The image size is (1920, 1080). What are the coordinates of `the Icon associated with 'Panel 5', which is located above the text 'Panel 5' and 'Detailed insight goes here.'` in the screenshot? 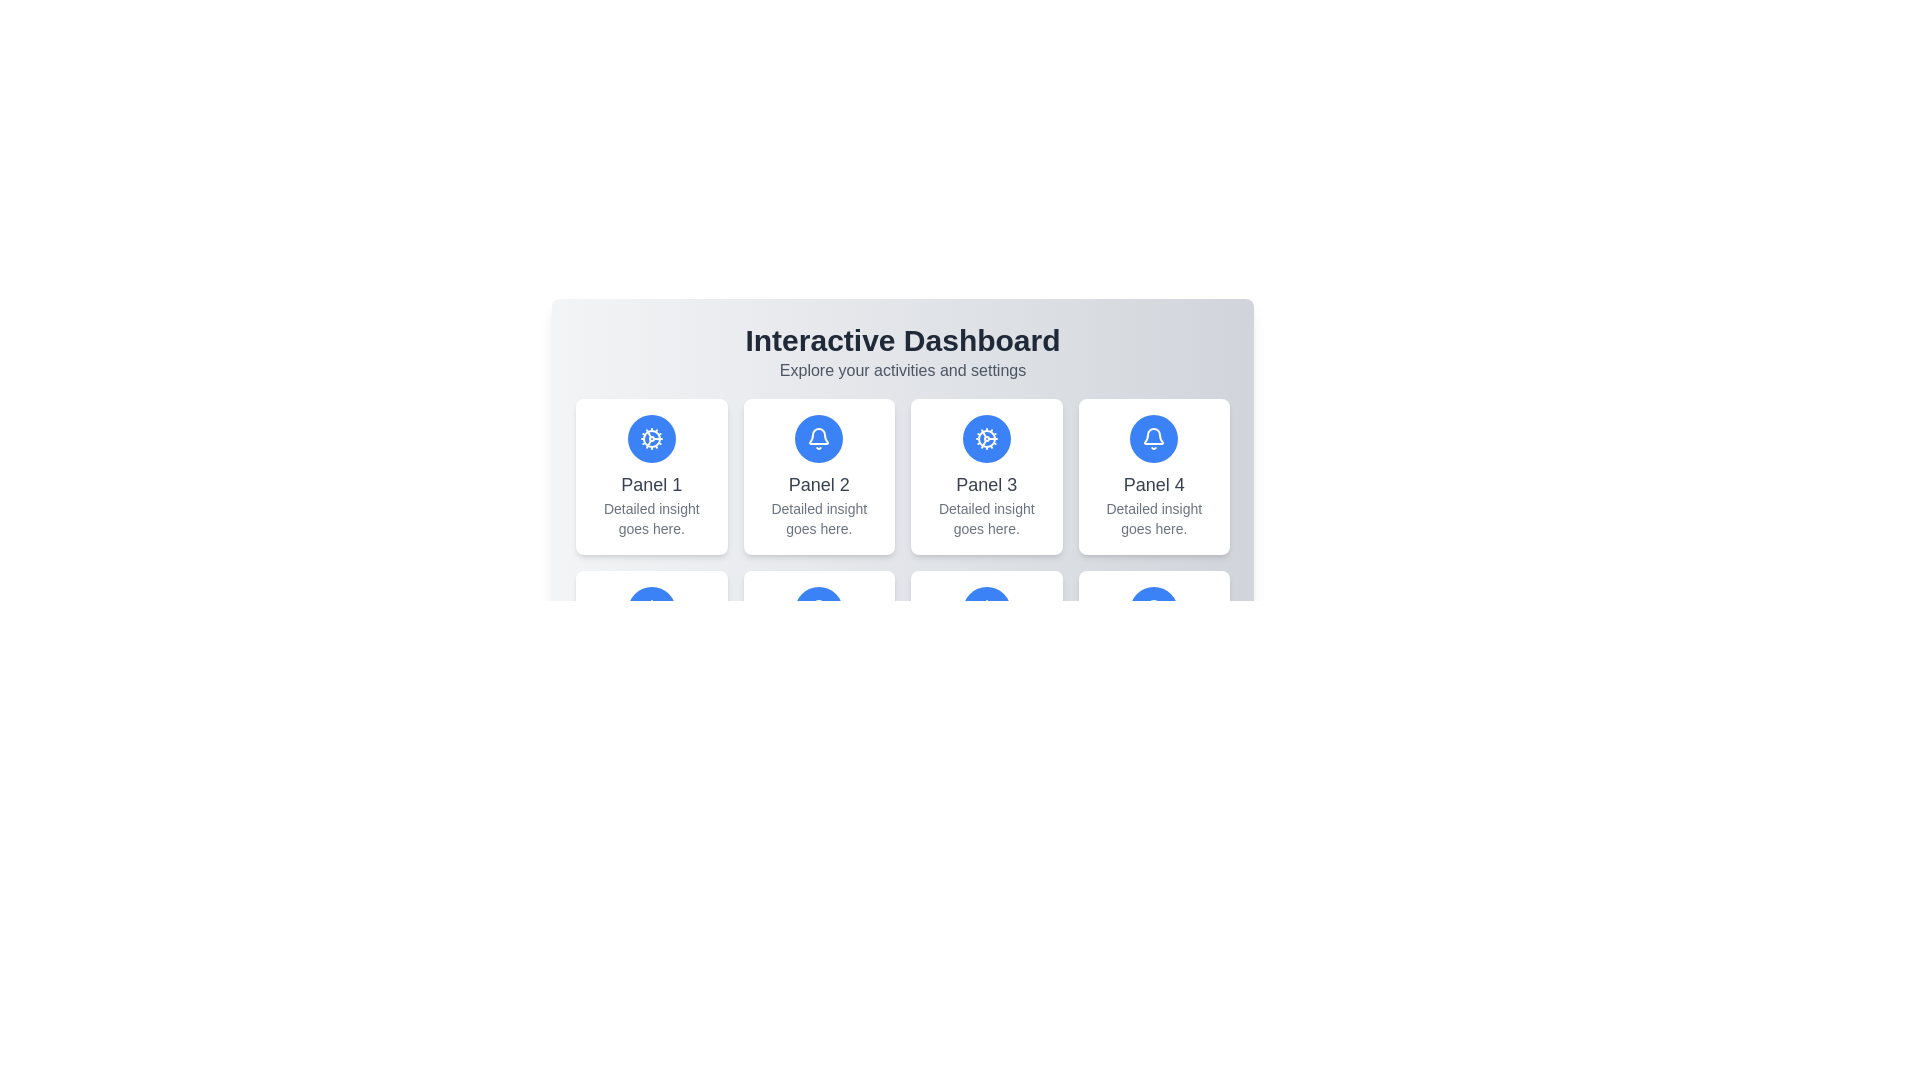 It's located at (651, 609).